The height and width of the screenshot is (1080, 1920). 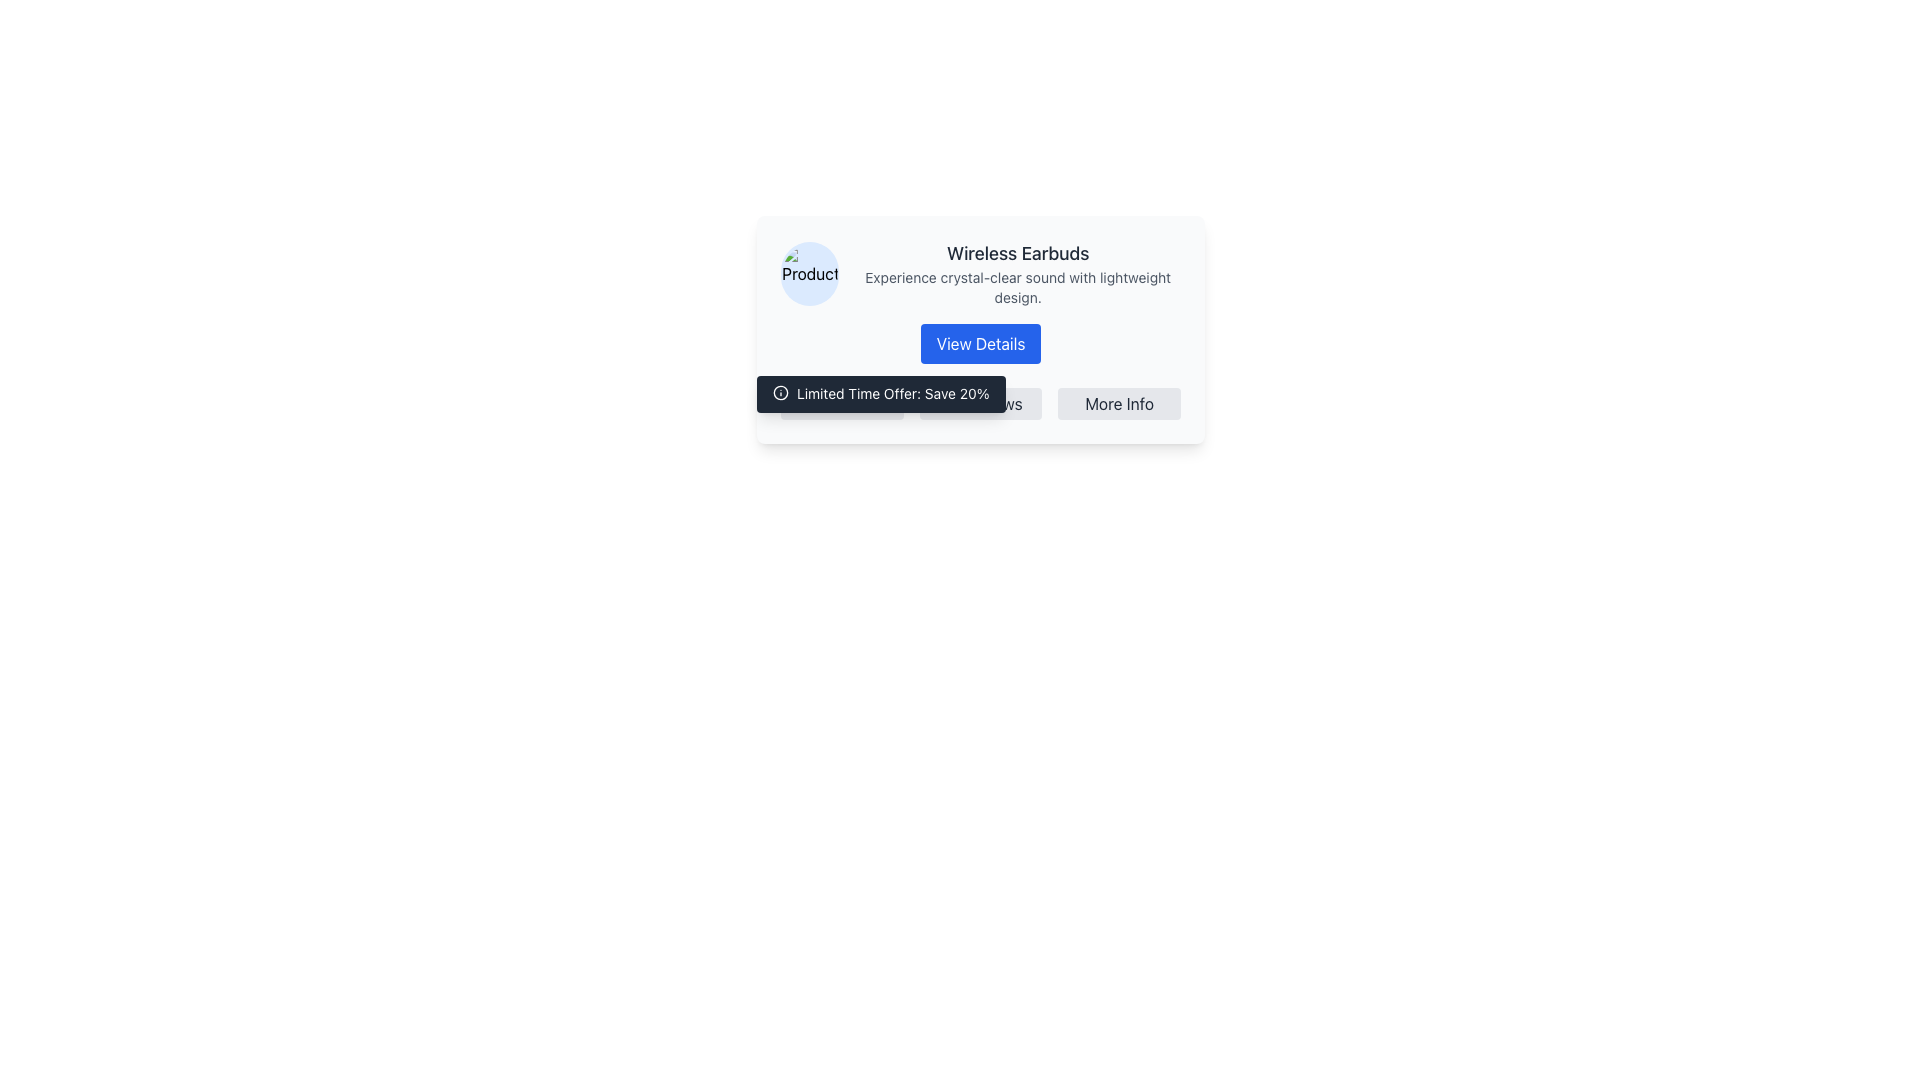 What do you see at coordinates (1118, 404) in the screenshot?
I see `the 'More Info' text label located in the bottom-right corner of the product card` at bounding box center [1118, 404].